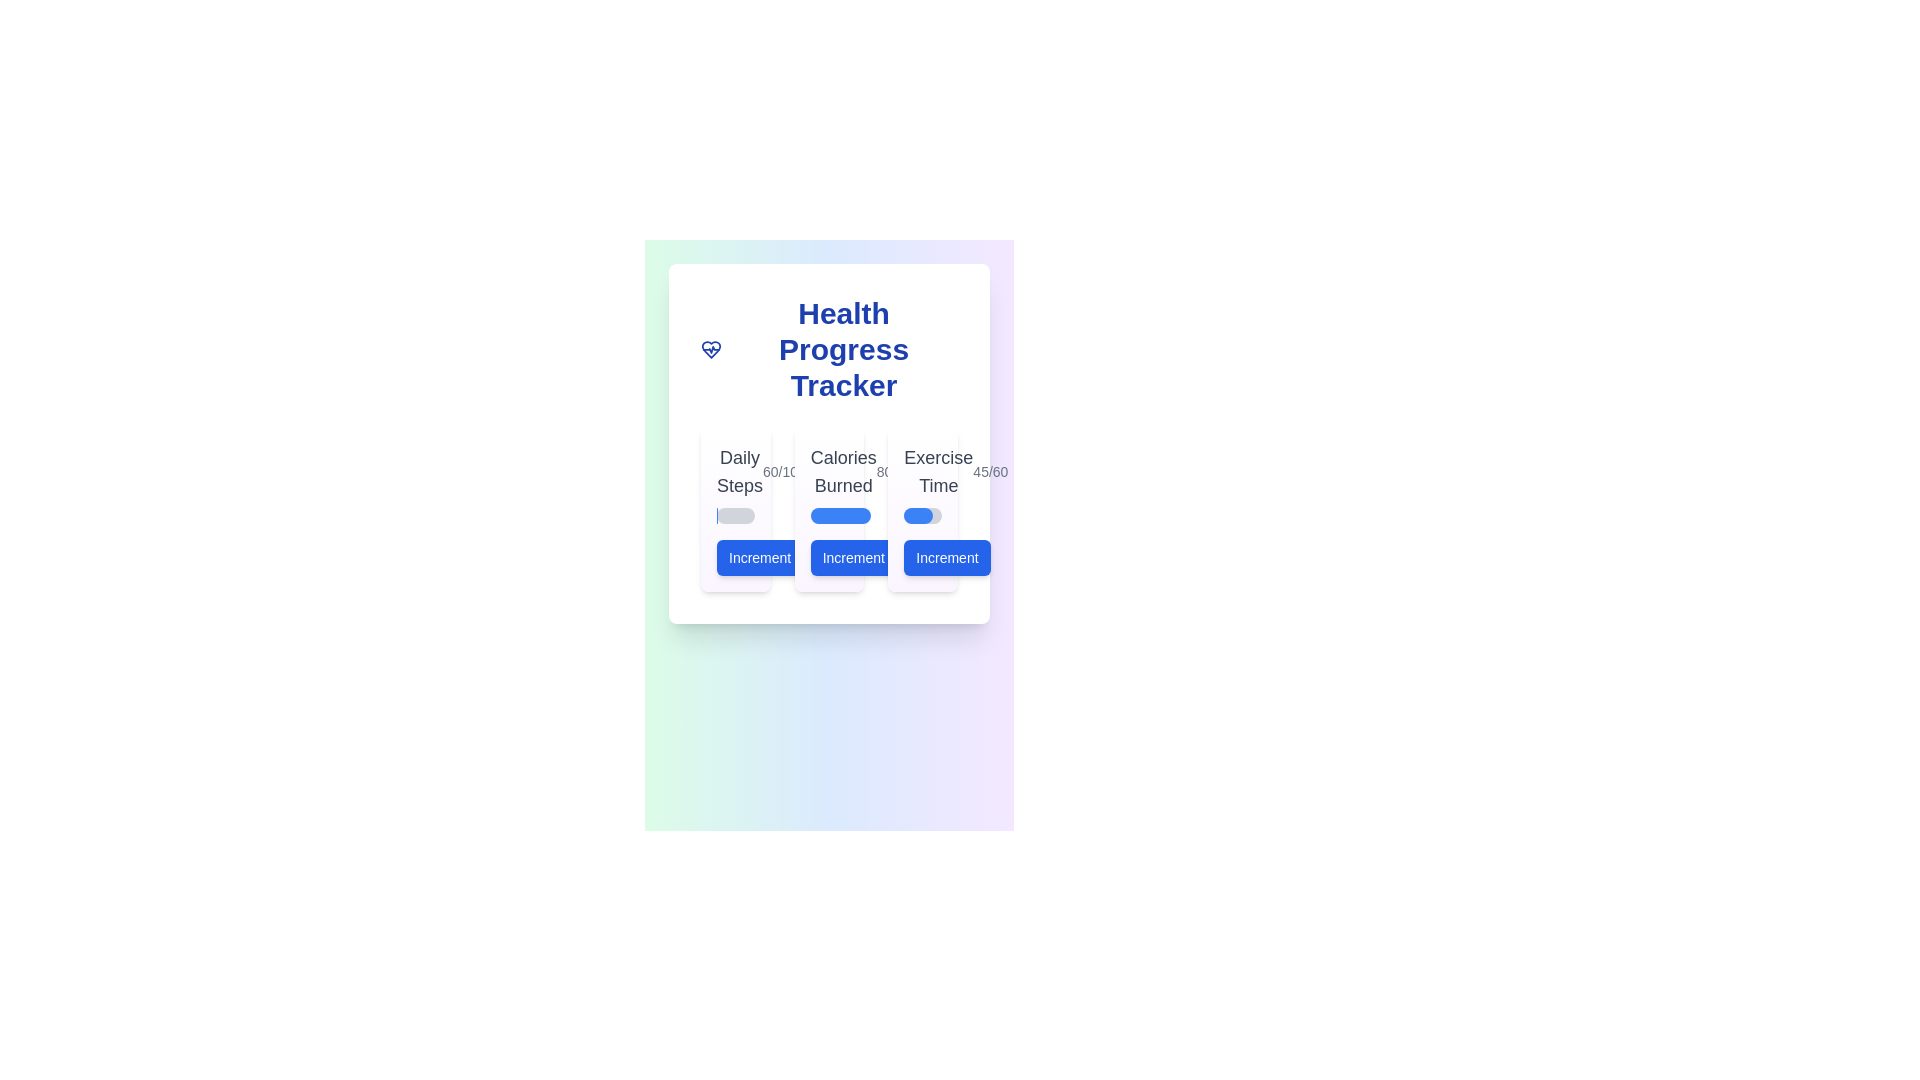  What do you see at coordinates (829, 508) in the screenshot?
I see `the progress tracker card for calories burned, which is the second card in a horizontal layout of three cards` at bounding box center [829, 508].